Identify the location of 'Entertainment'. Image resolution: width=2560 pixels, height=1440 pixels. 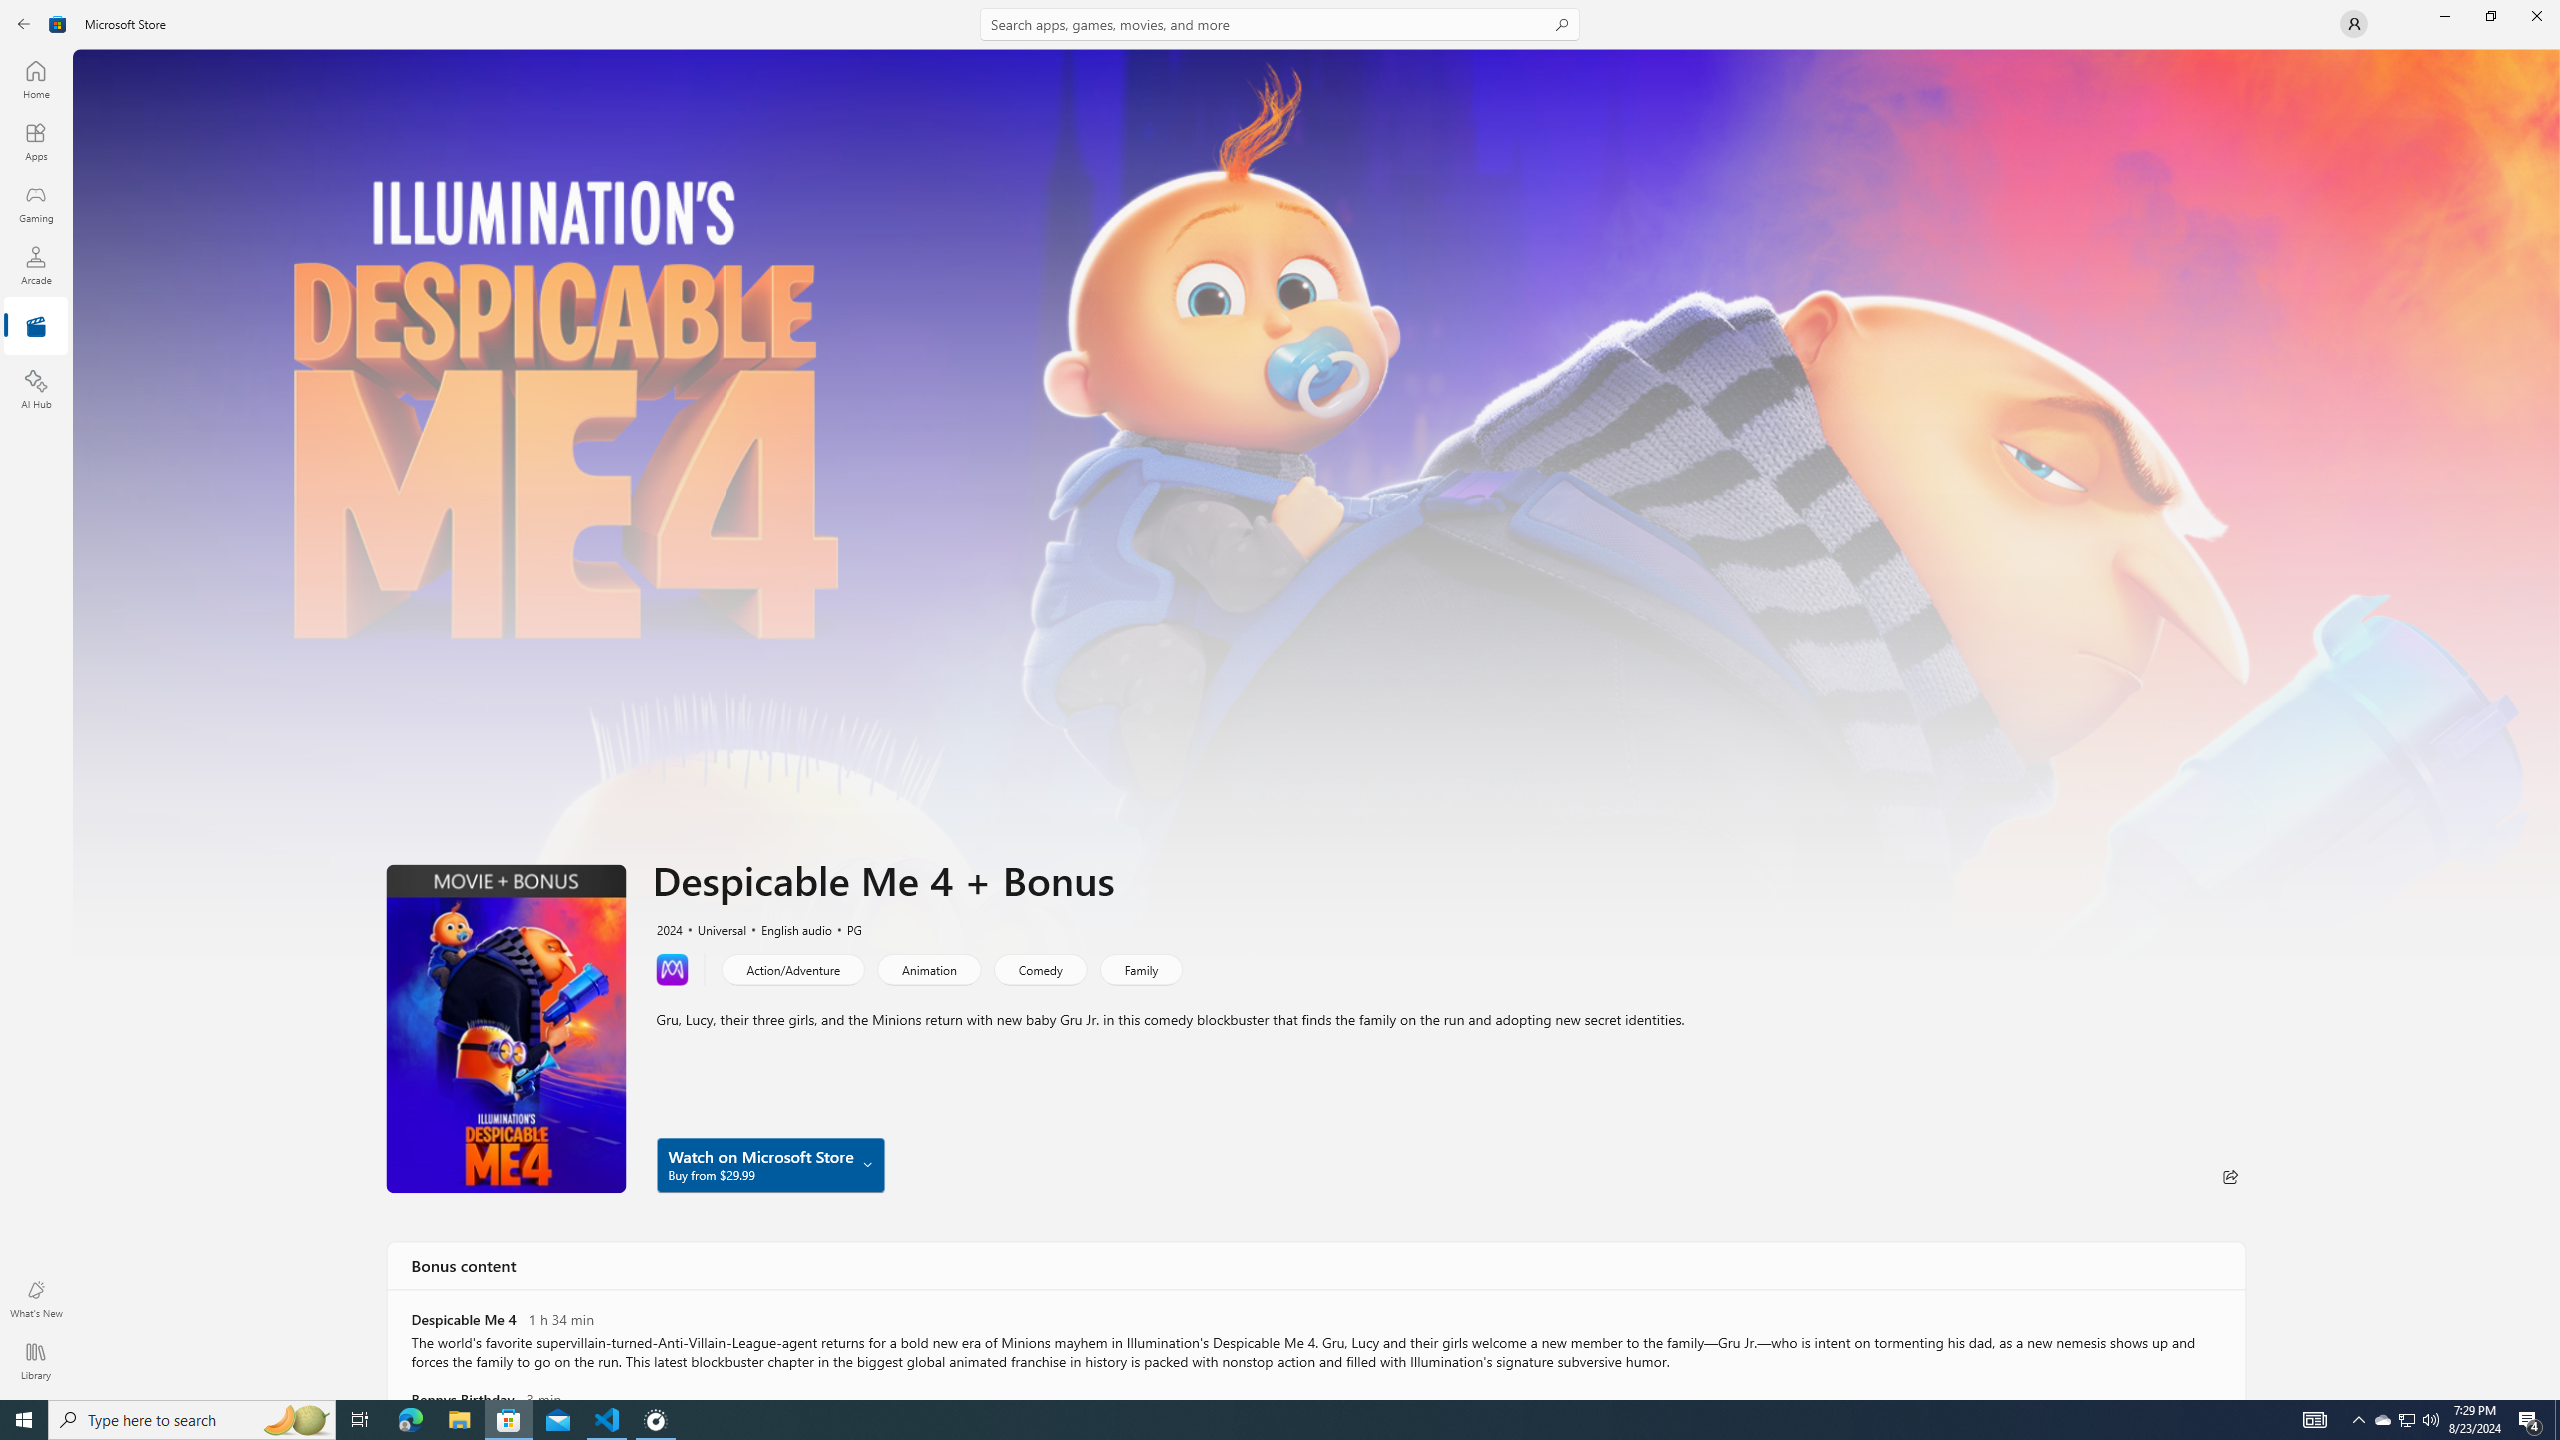
(34, 326).